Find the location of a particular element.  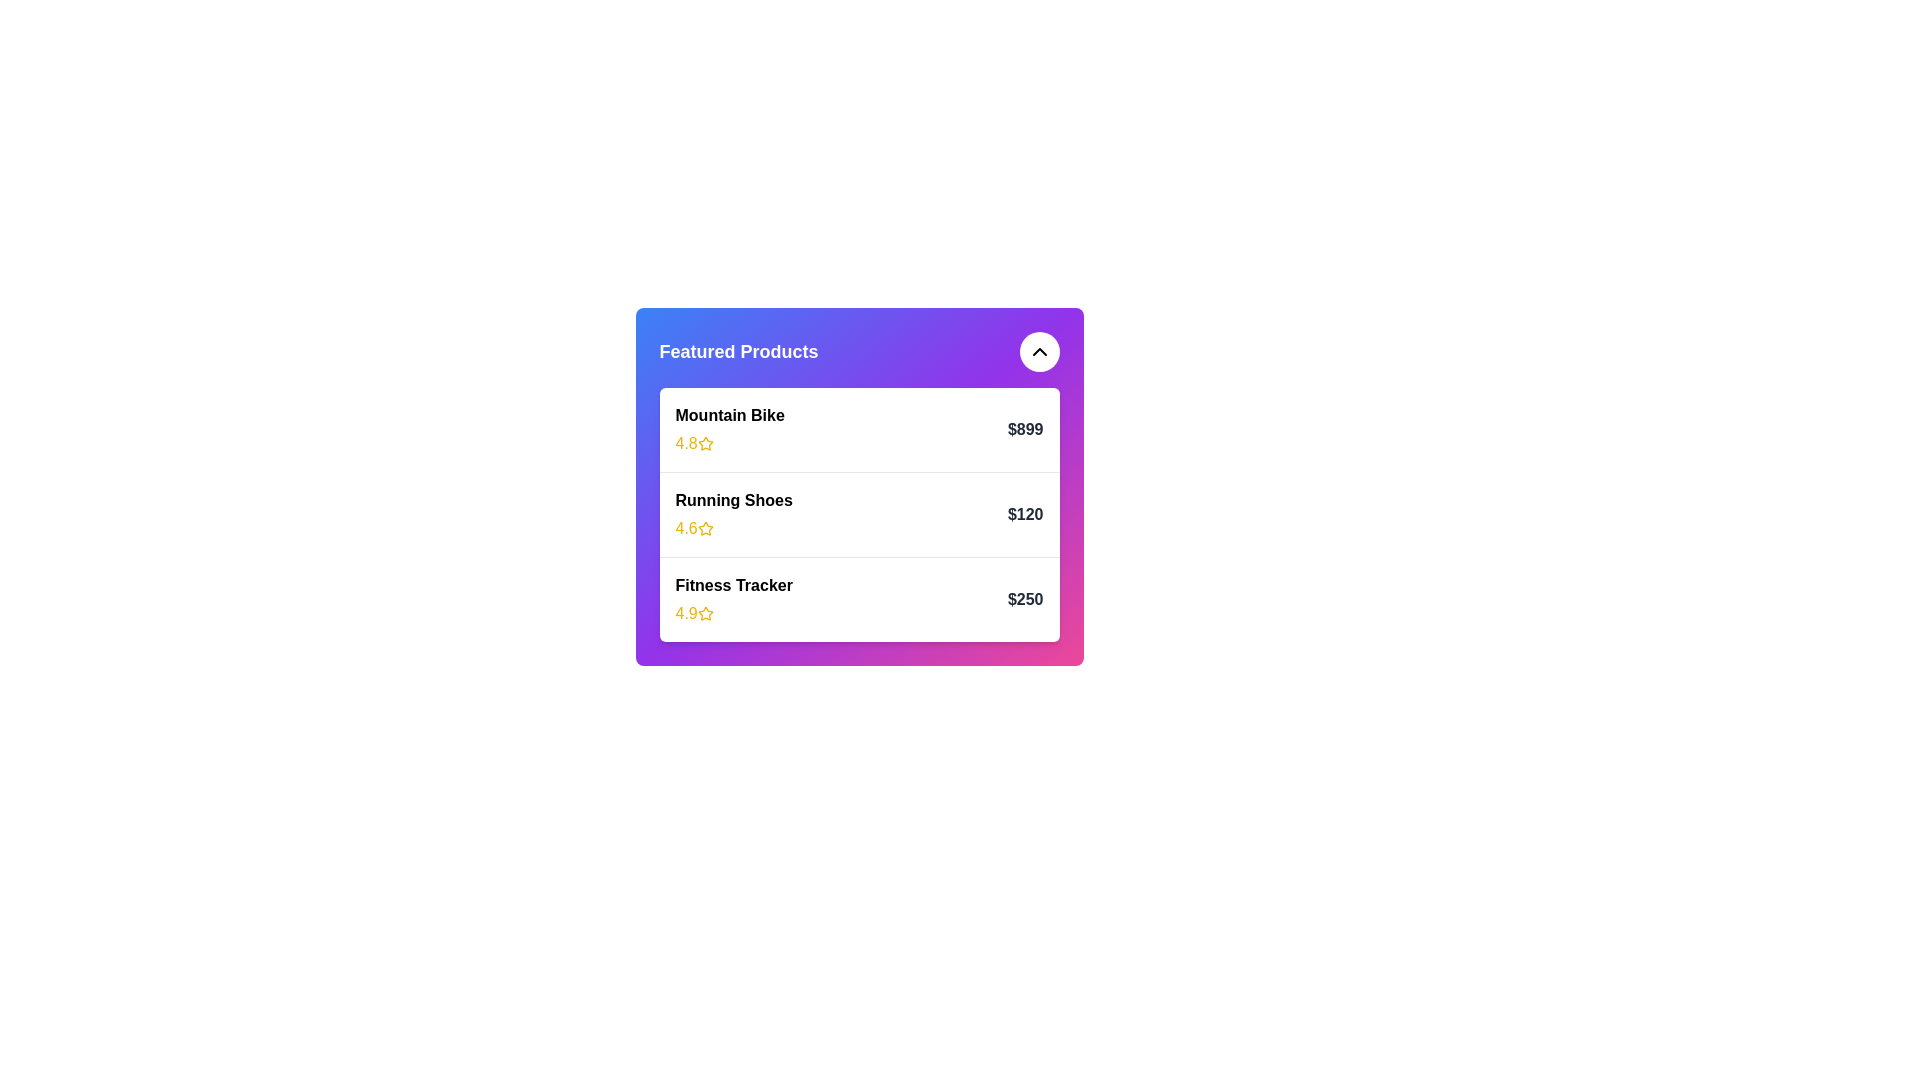

the title text element identifying the product 'Mountain Bike', which is located at the upper part of its card component above the rating and price information is located at coordinates (729, 415).